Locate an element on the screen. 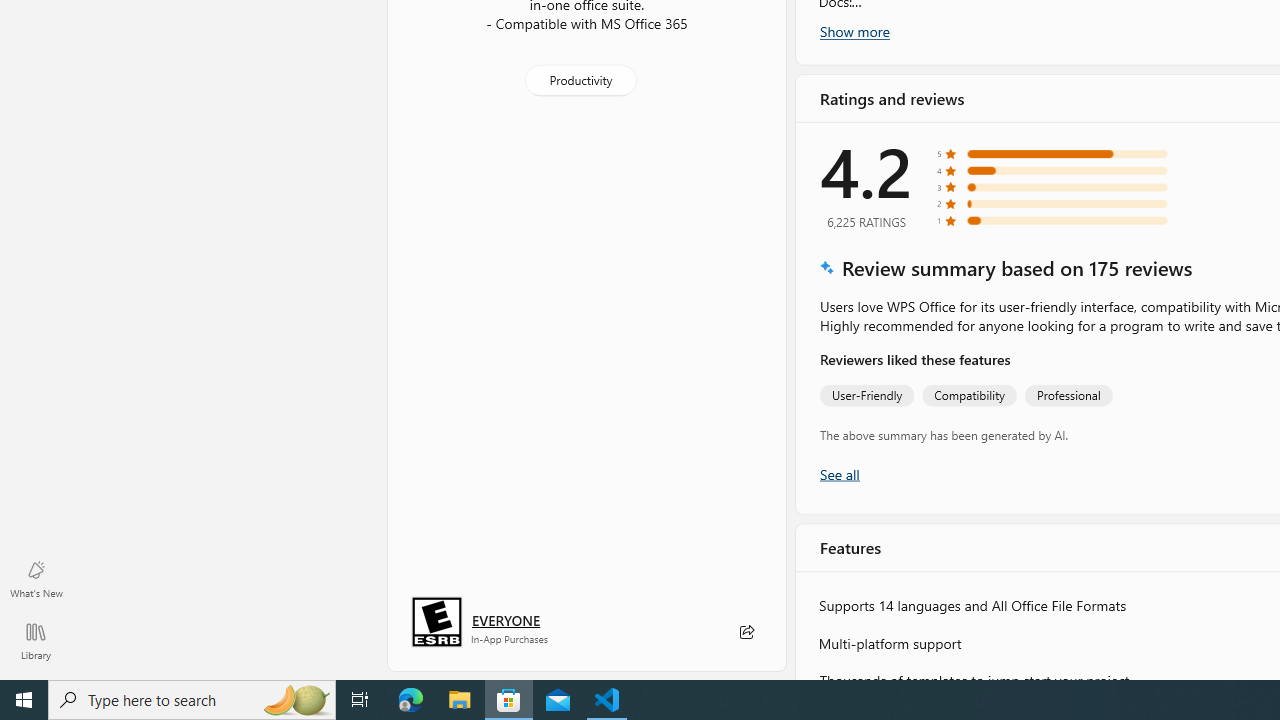  'Productivity' is located at coordinates (578, 78).